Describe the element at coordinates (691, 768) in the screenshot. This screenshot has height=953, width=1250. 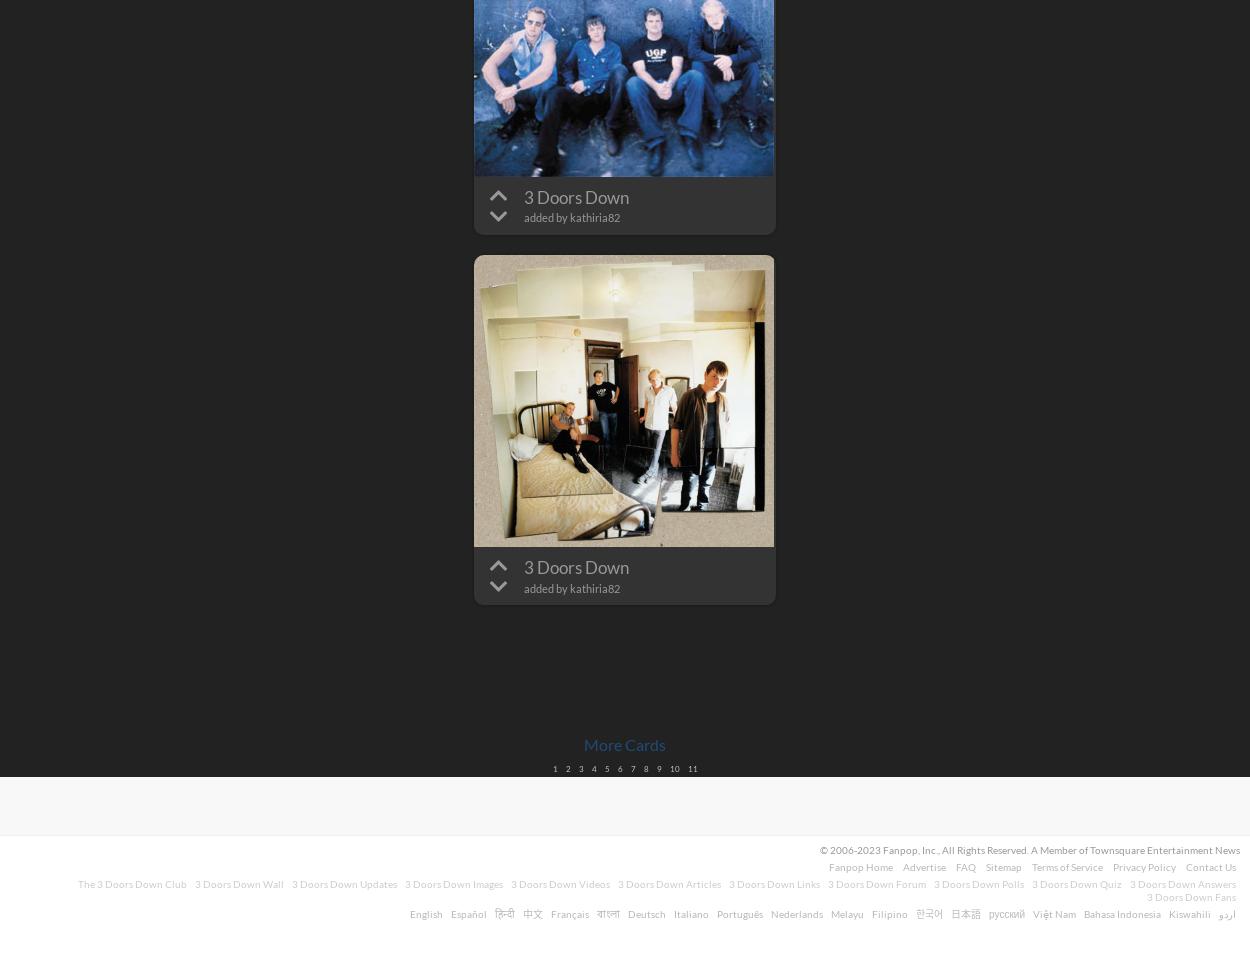
I see `'11'` at that location.